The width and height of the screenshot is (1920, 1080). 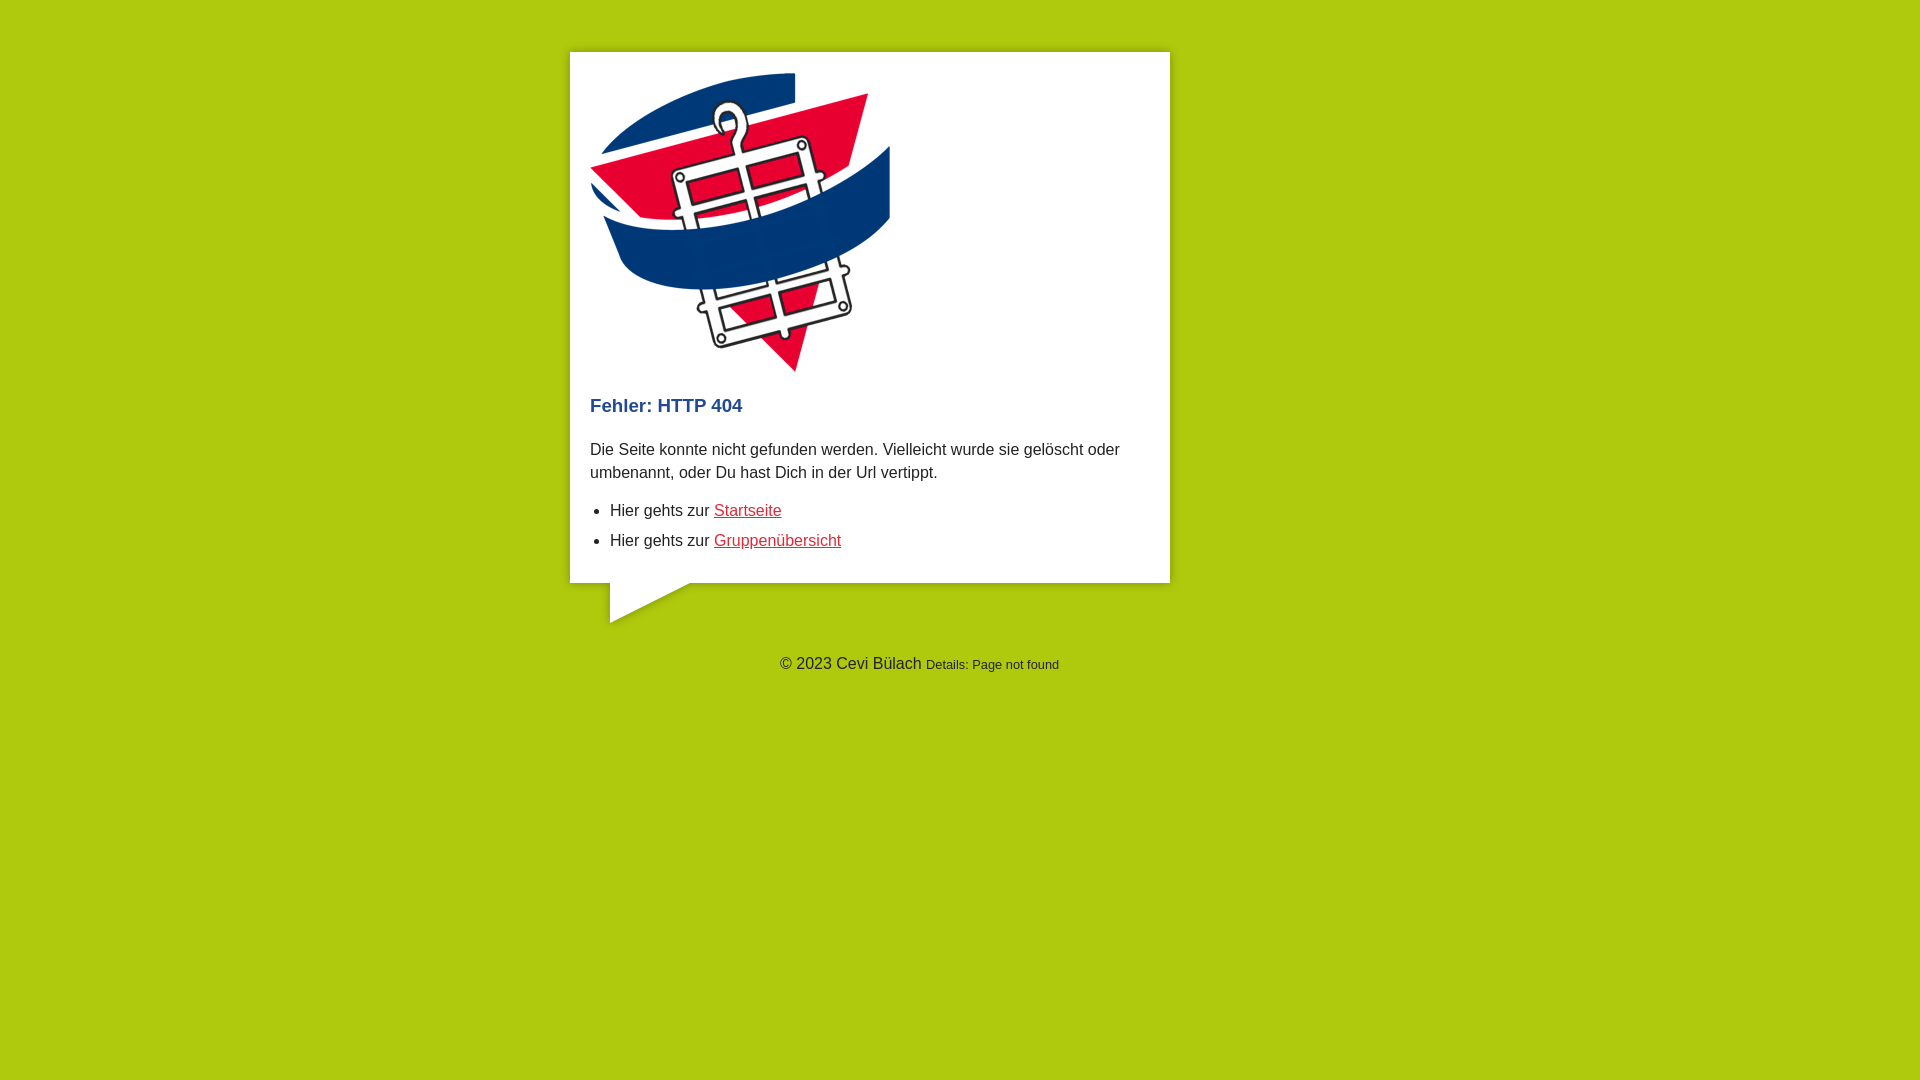 I want to click on 'Startseite', so click(x=714, y=509).